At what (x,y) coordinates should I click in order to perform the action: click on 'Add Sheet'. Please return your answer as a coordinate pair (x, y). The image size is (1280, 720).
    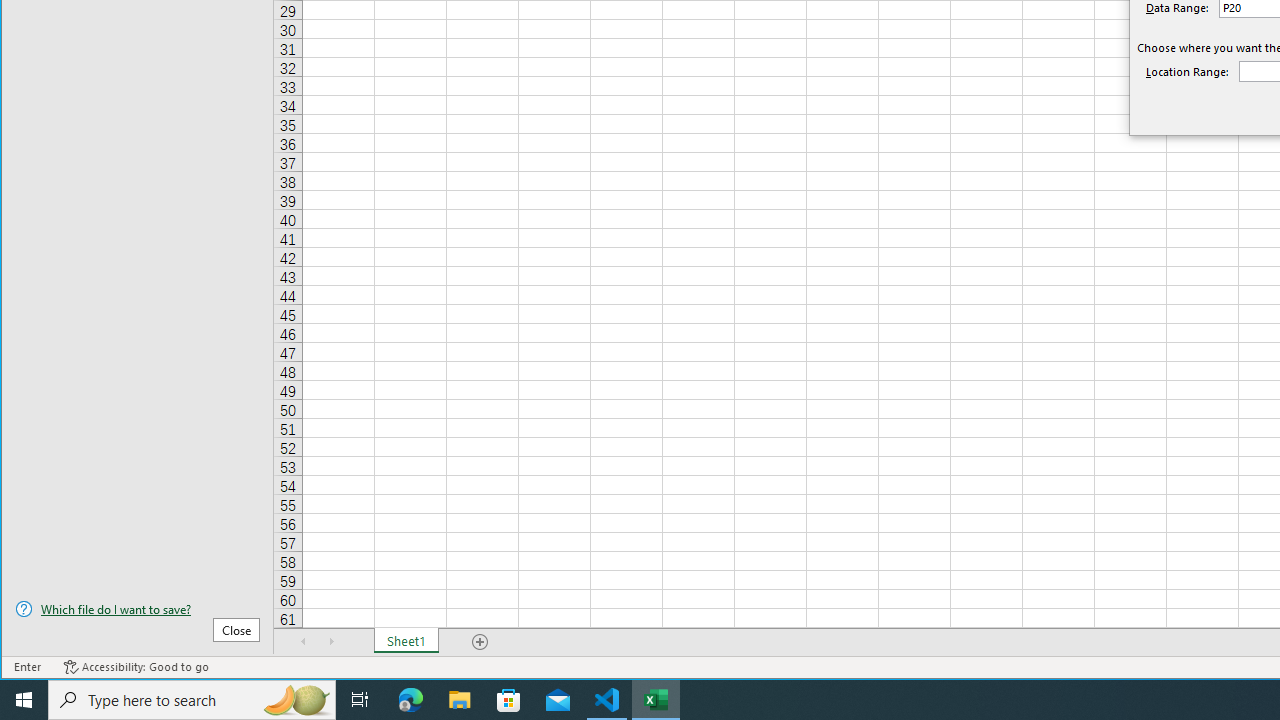
    Looking at the image, I should click on (481, 641).